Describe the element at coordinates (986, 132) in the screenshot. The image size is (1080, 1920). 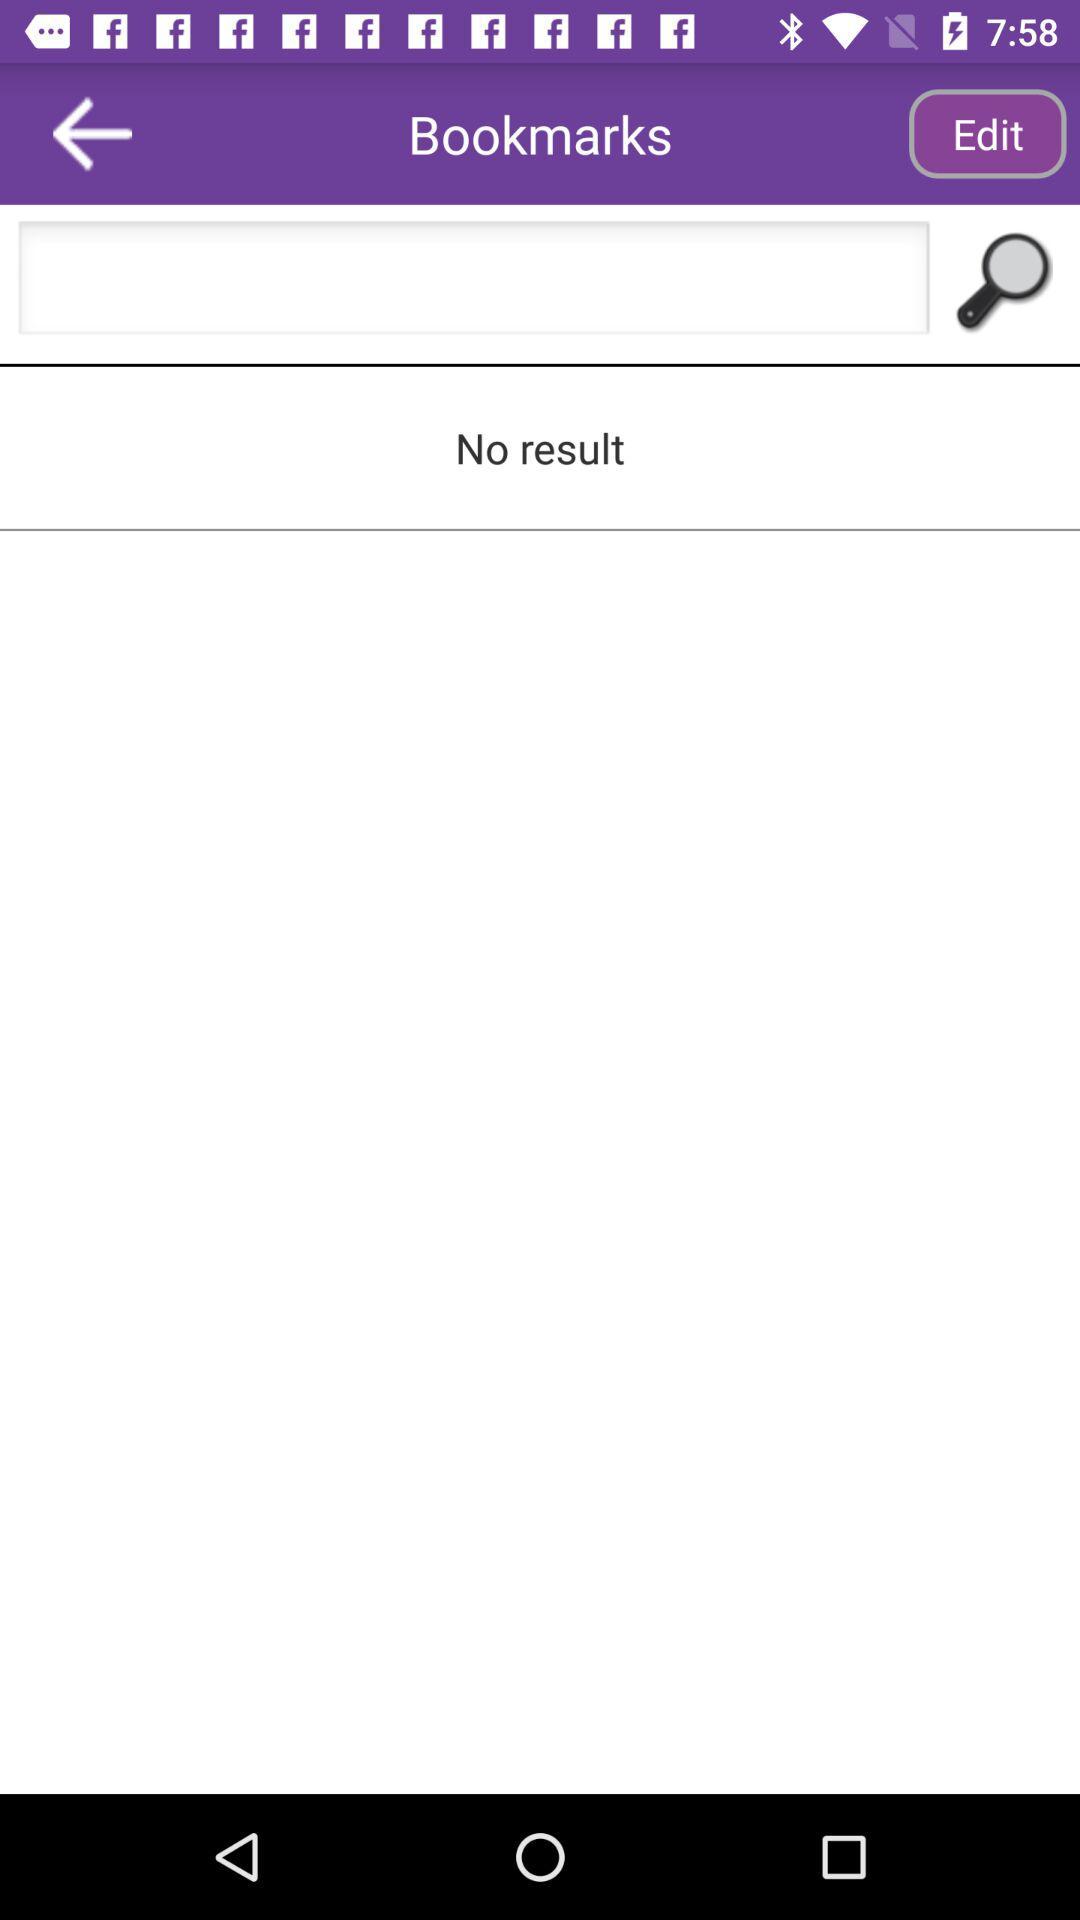
I see `item next to bookmarks` at that location.